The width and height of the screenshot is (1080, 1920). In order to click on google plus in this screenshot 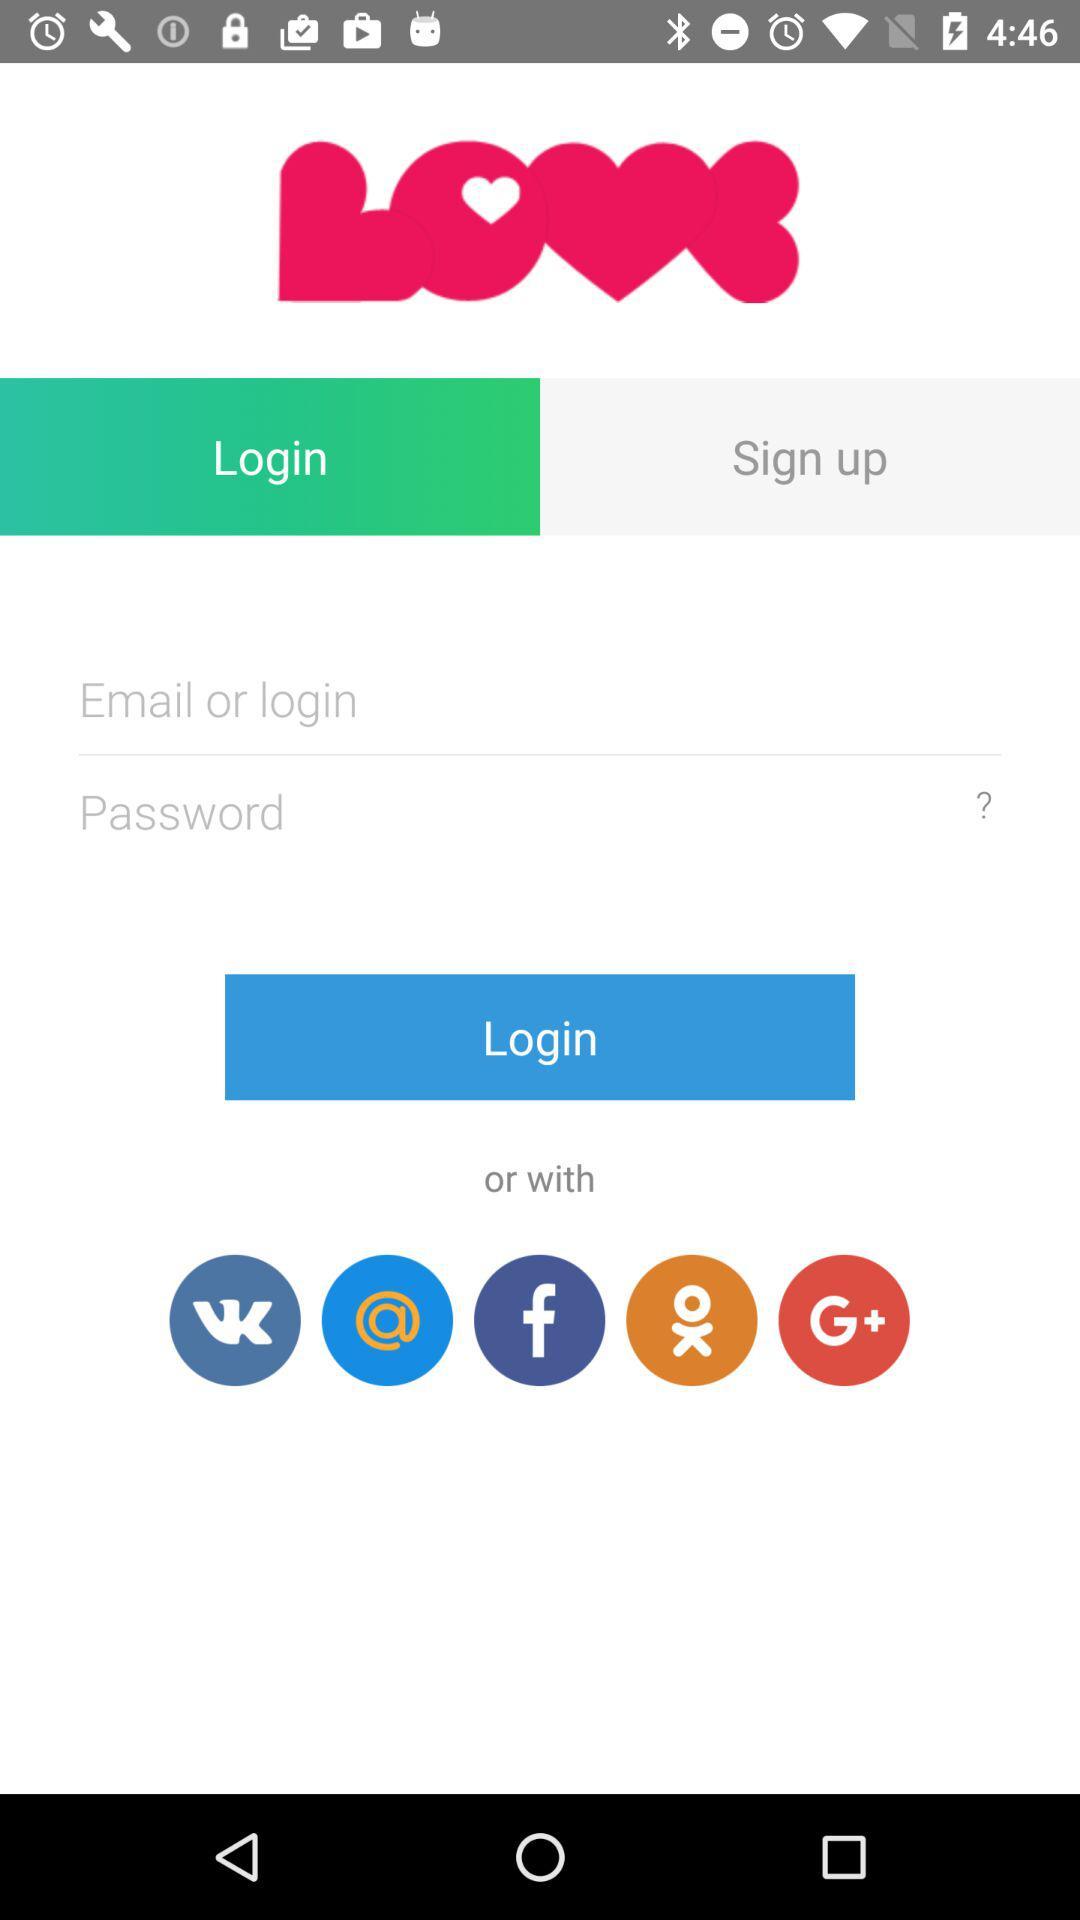, I will do `click(844, 1320)`.